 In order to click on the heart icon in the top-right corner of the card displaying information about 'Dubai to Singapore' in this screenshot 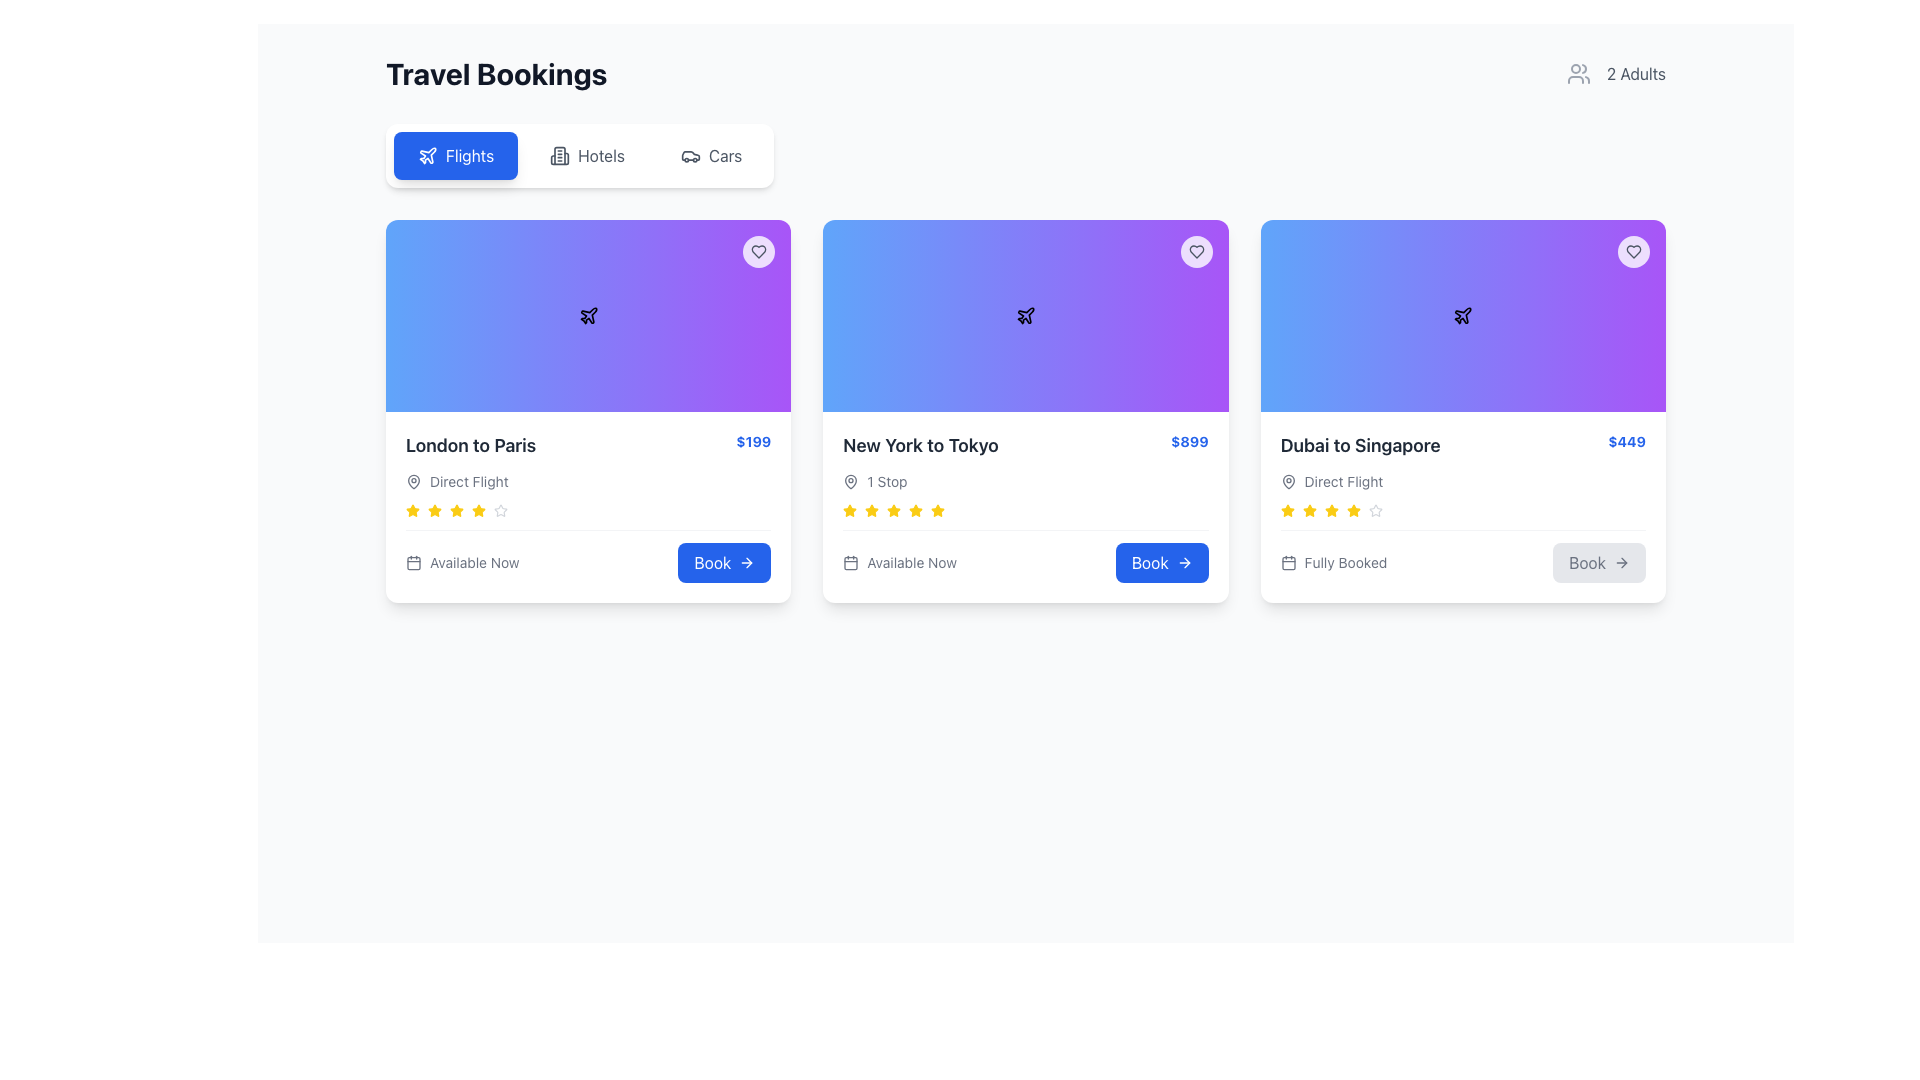, I will do `click(1633, 250)`.